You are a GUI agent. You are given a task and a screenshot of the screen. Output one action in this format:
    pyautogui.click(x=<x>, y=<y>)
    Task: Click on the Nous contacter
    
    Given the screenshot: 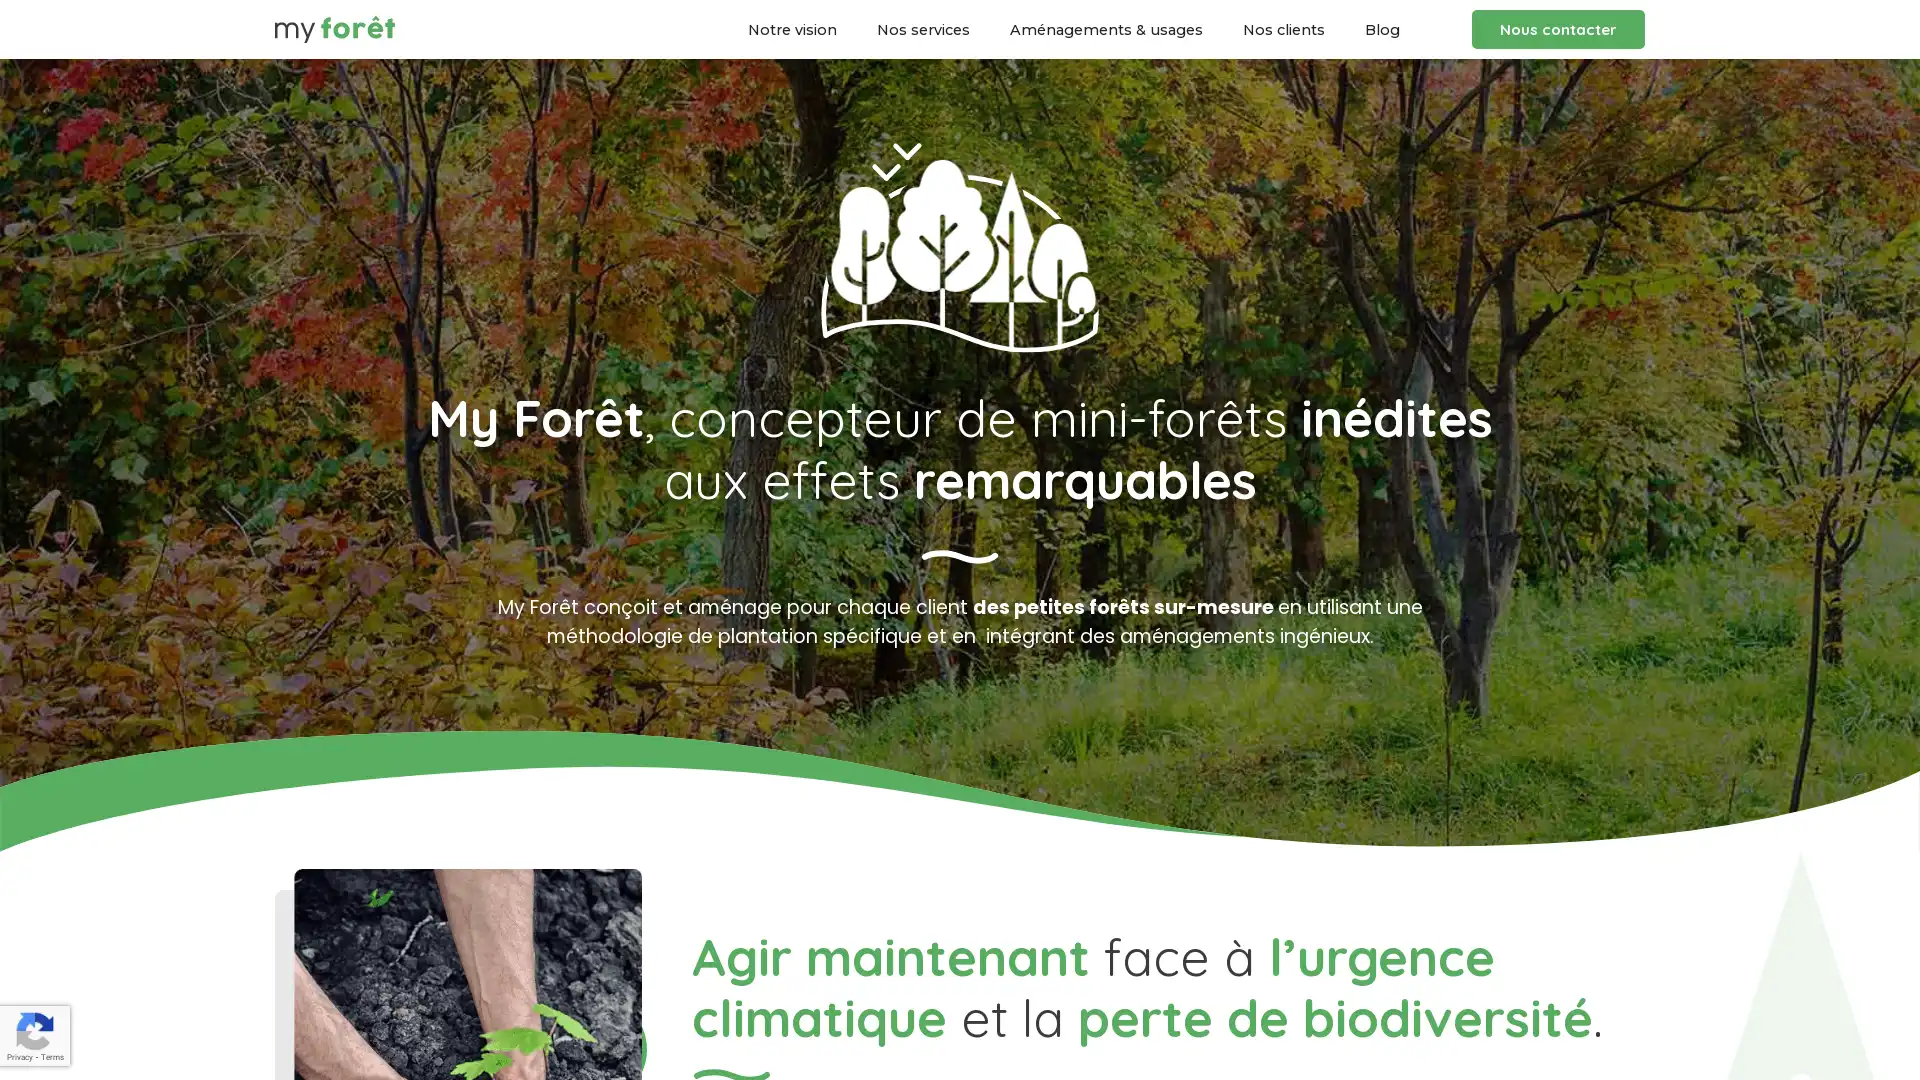 What is the action you would take?
    pyautogui.click(x=1557, y=29)
    